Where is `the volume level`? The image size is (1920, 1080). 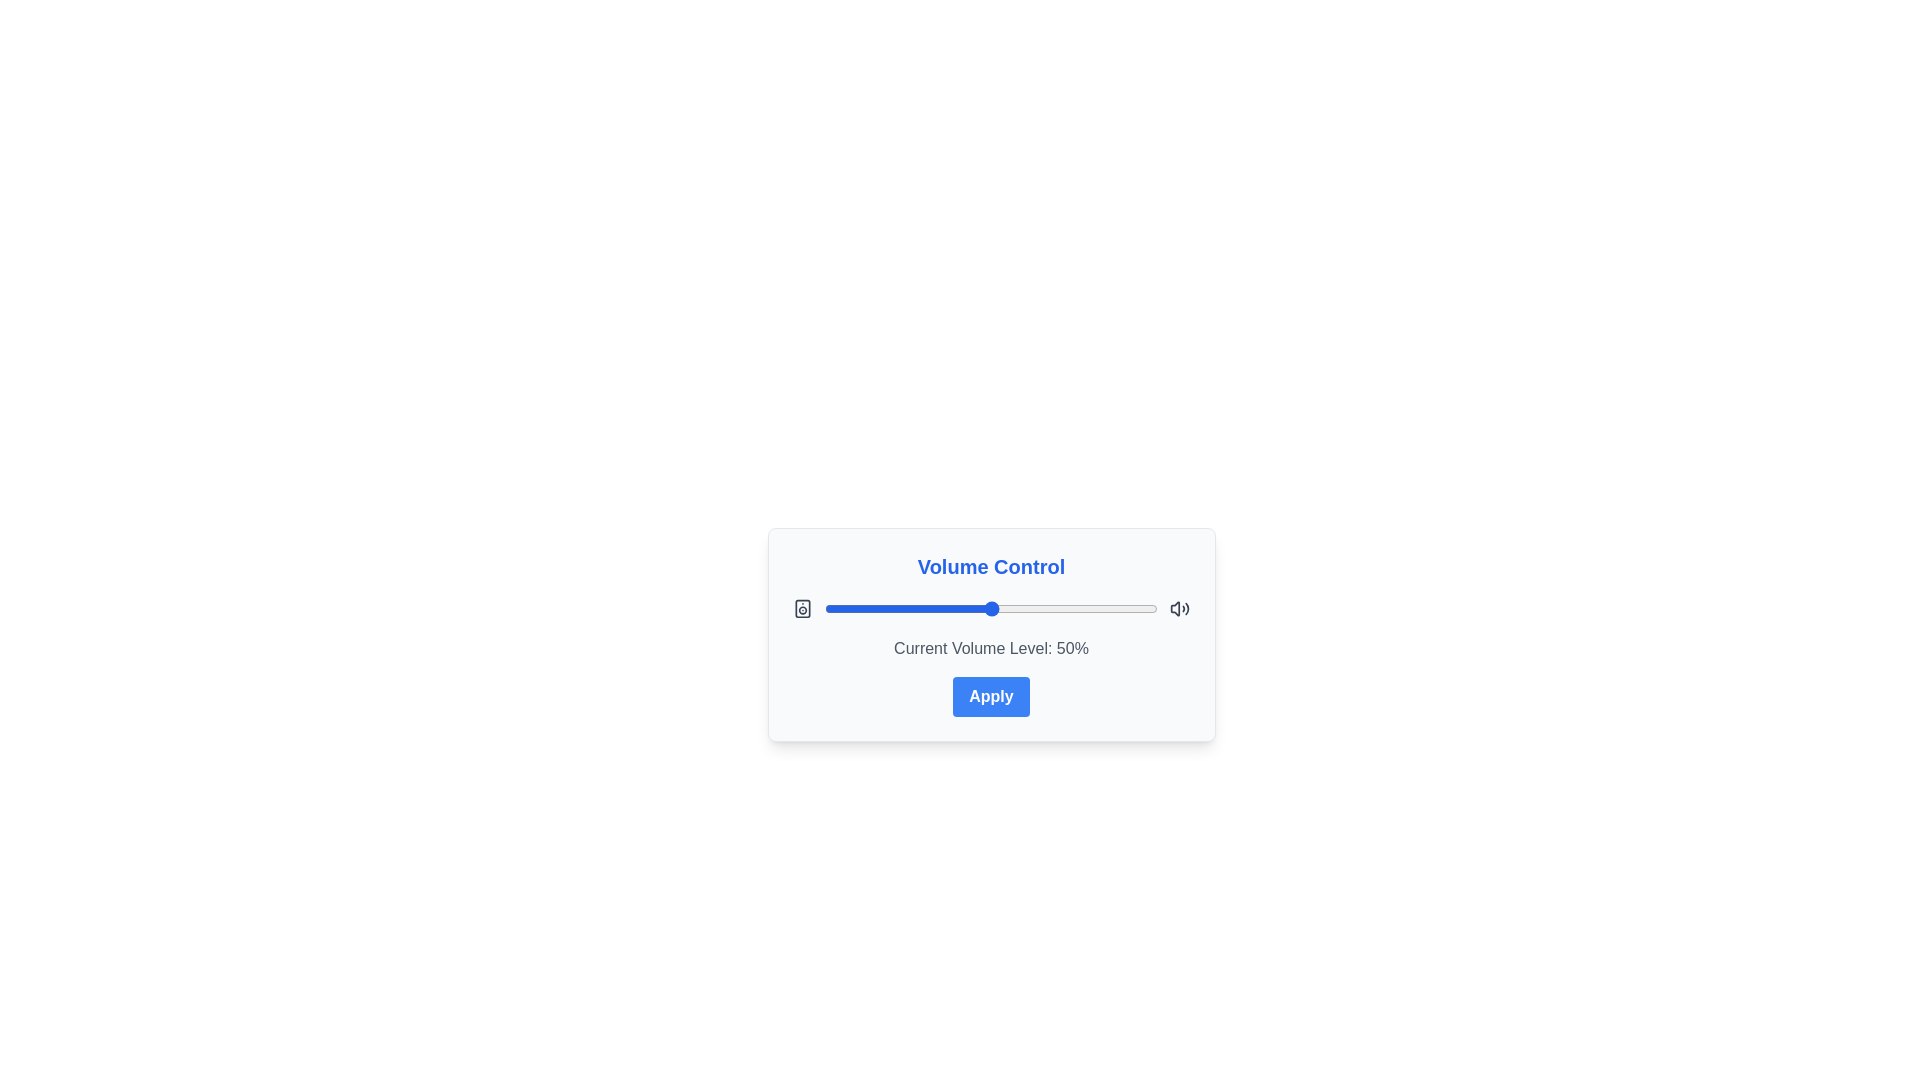
the volume level is located at coordinates (981, 608).